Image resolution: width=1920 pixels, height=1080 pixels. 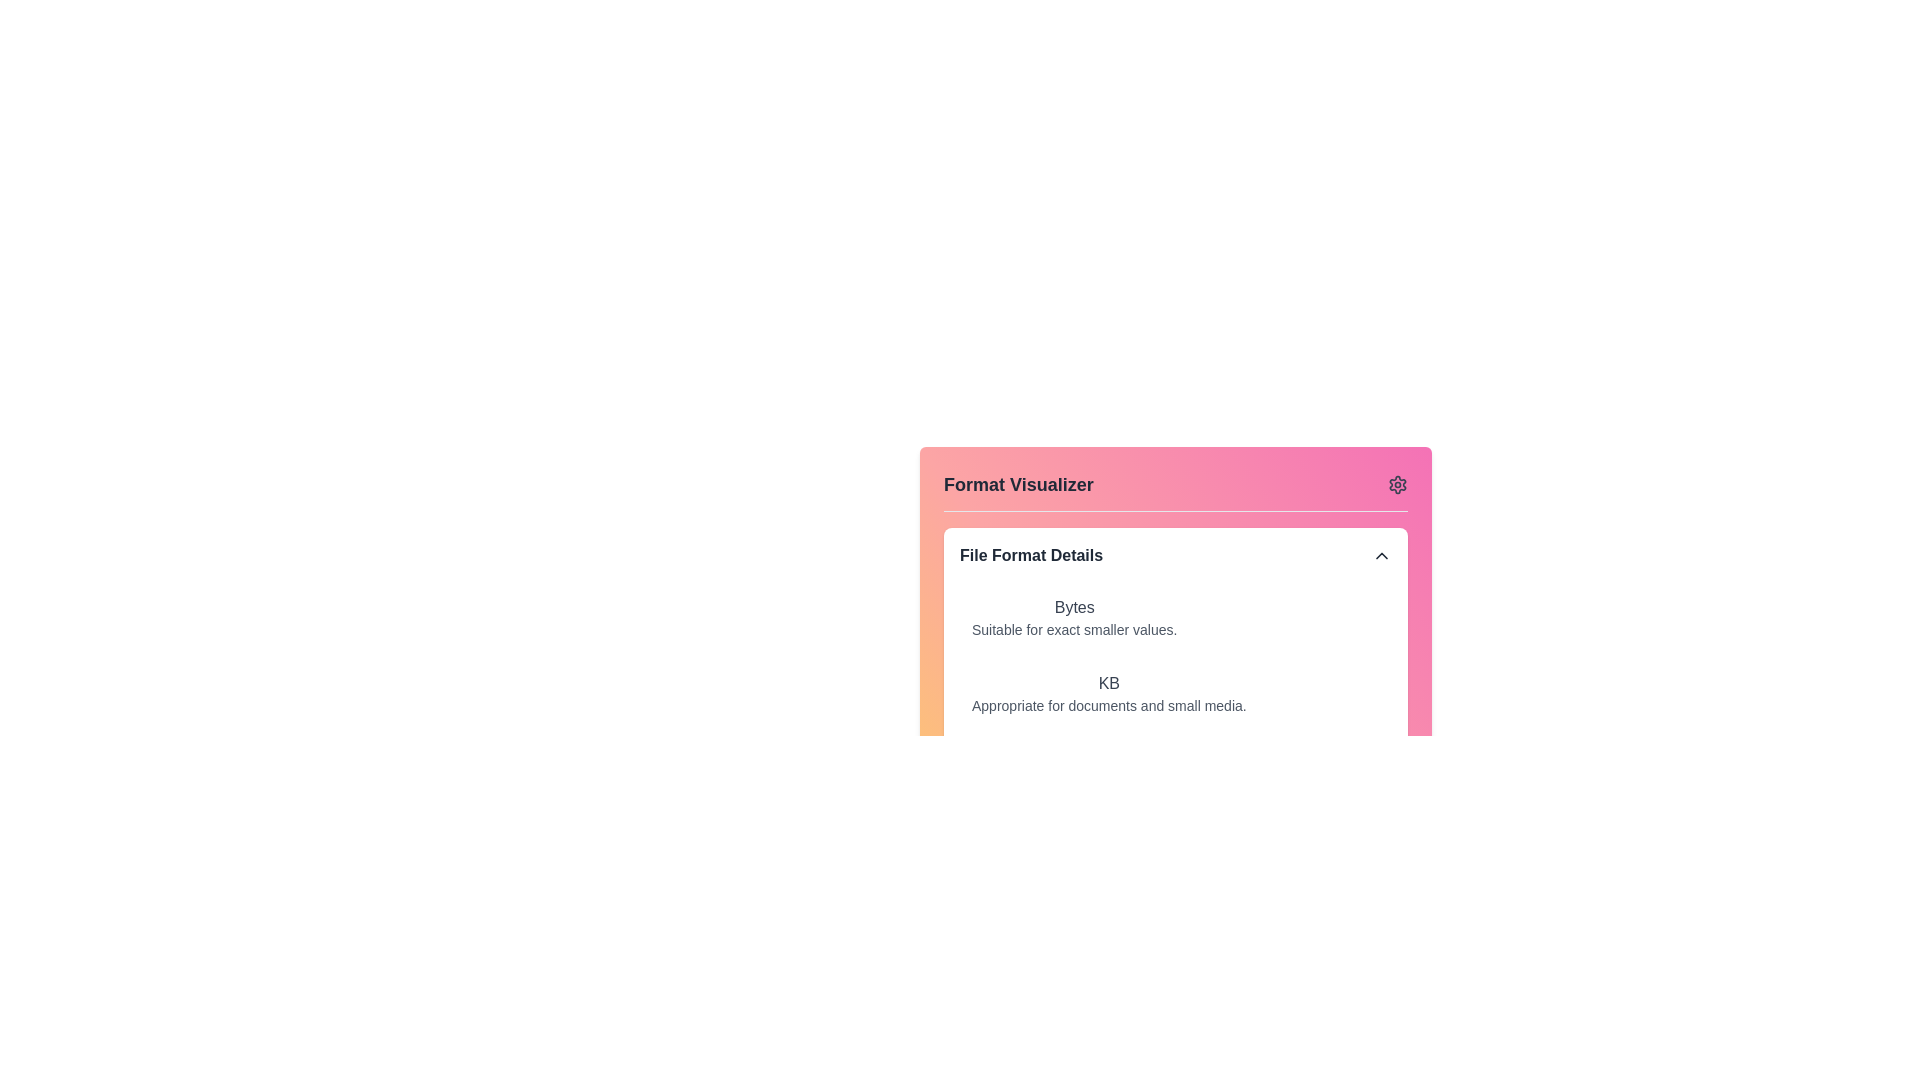 What do you see at coordinates (1073, 628) in the screenshot?
I see `descriptive text label stating 'Suitable for exact smaller values.' located below the bold text 'Bytes' in the panel labeled 'File Format Details'` at bounding box center [1073, 628].